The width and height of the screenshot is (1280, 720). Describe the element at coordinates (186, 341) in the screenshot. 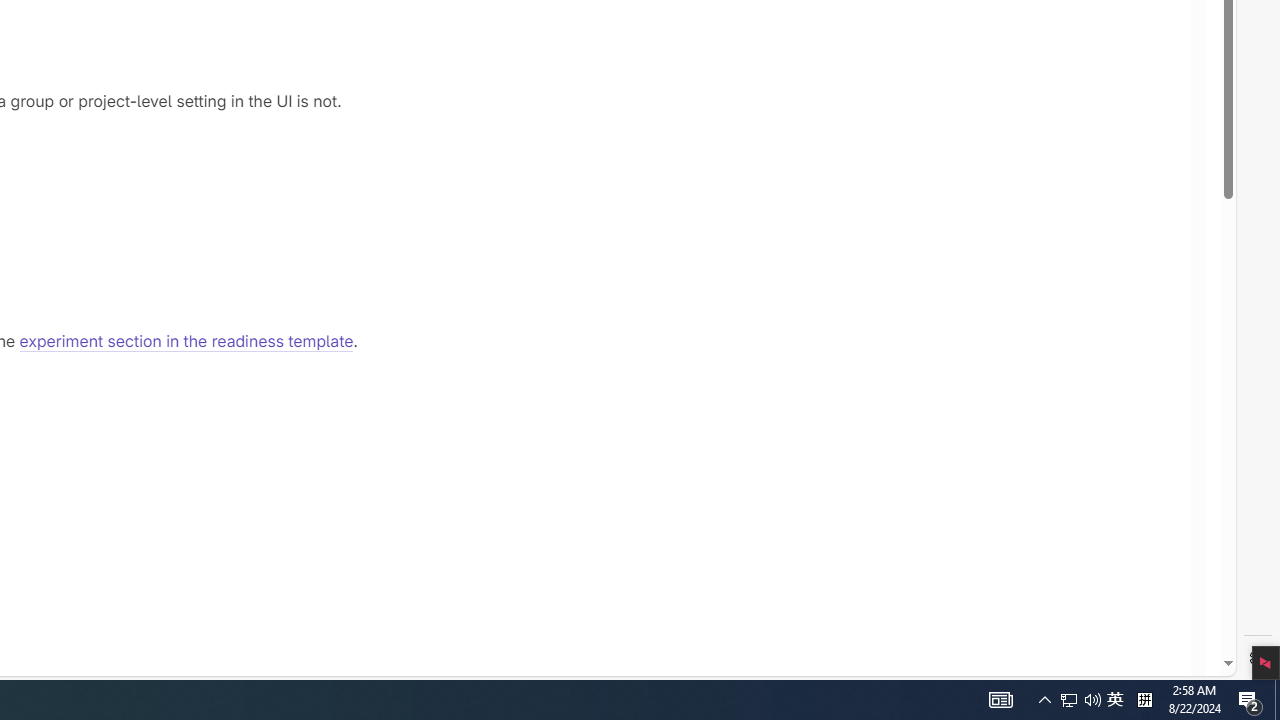

I see `'experiment section in the readiness template'` at that location.